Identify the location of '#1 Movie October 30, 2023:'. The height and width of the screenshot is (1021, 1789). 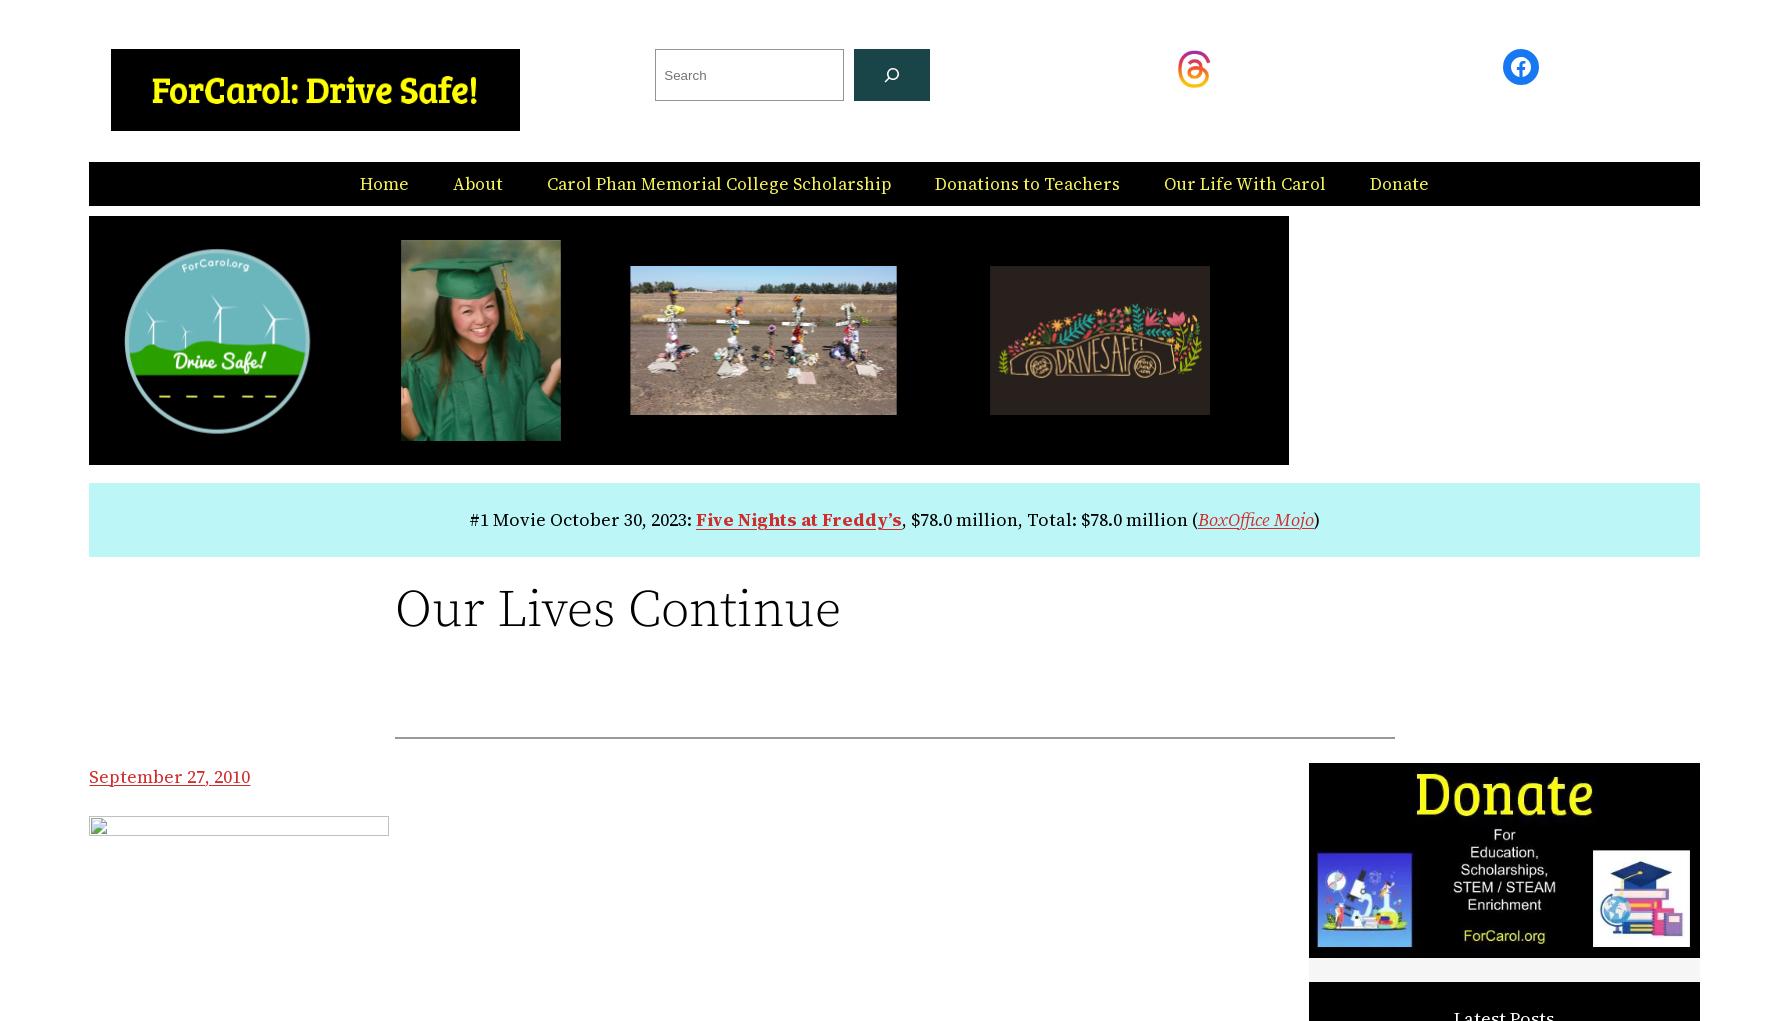
(468, 518).